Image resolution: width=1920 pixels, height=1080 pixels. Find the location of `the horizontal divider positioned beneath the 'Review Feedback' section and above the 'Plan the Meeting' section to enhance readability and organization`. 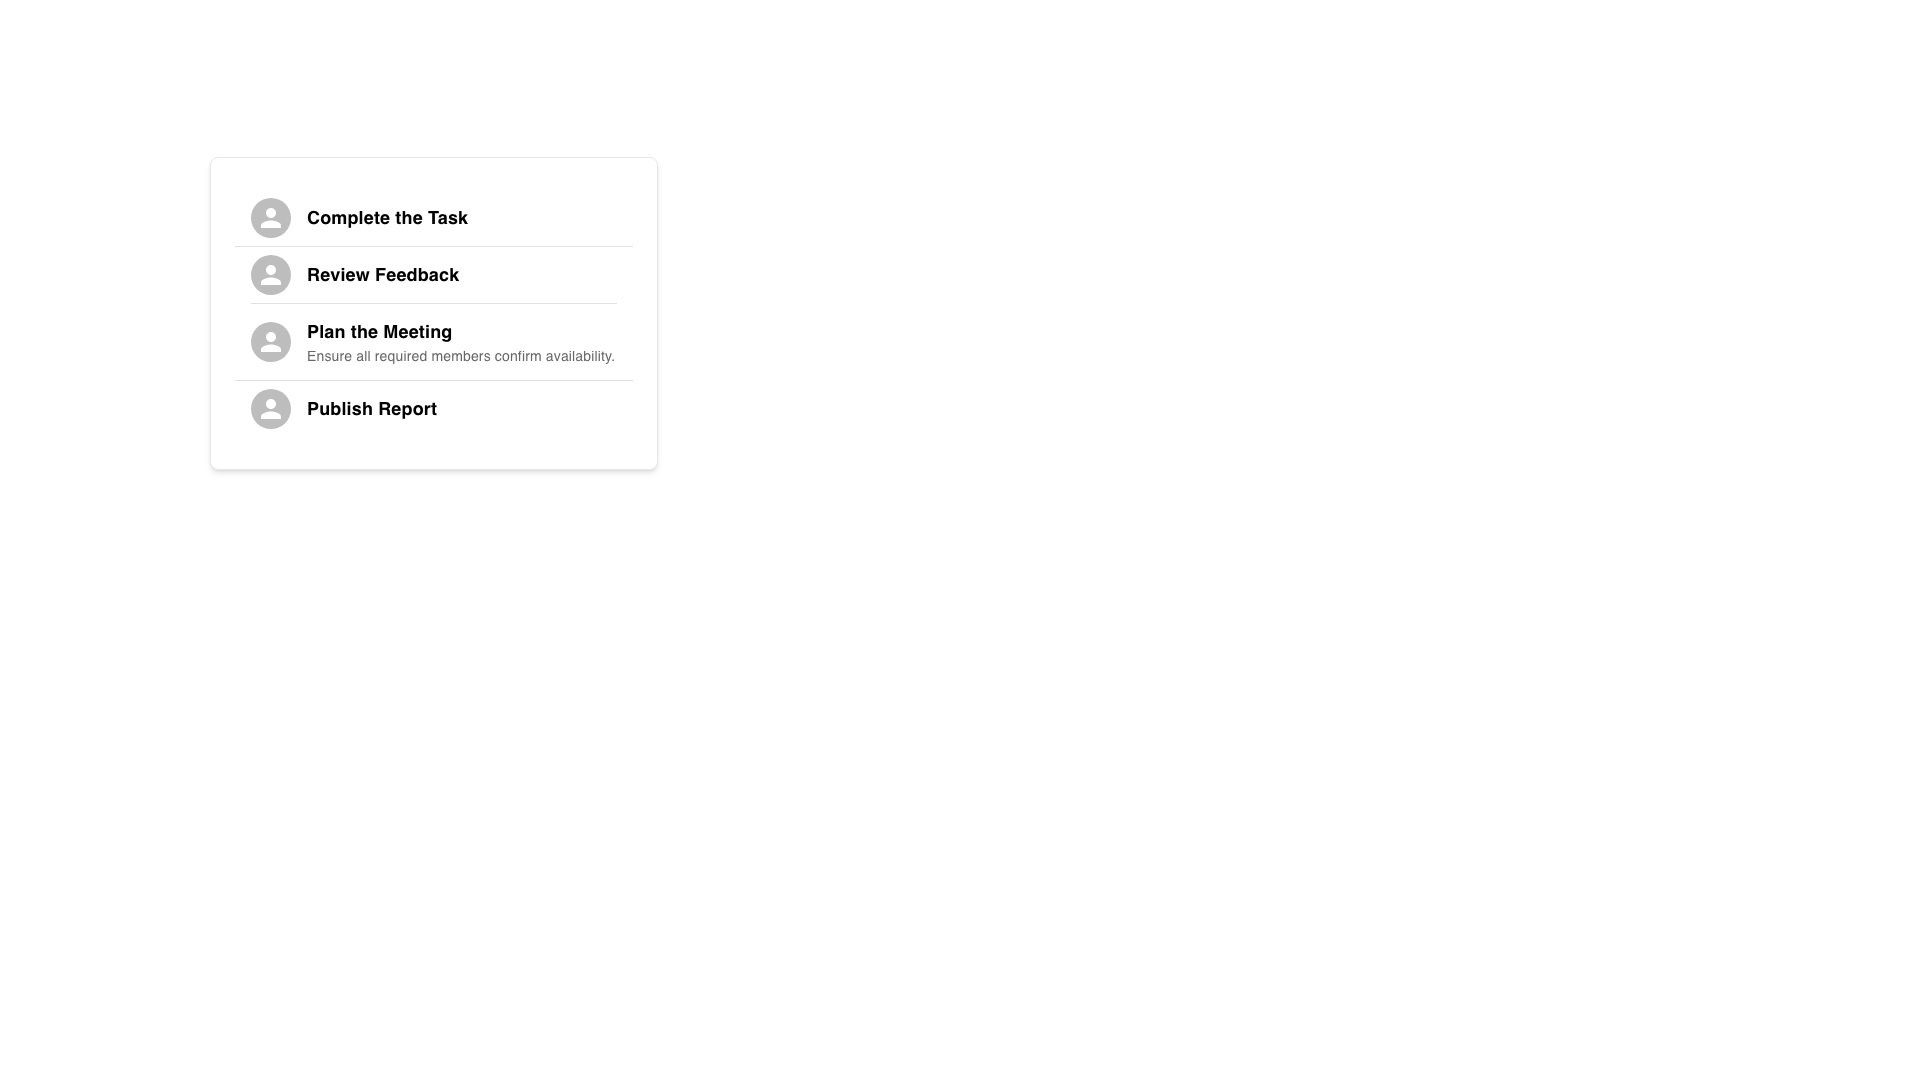

the horizontal divider positioned beneath the 'Review Feedback' section and above the 'Plan the Meeting' section to enhance readability and organization is located at coordinates (432, 303).